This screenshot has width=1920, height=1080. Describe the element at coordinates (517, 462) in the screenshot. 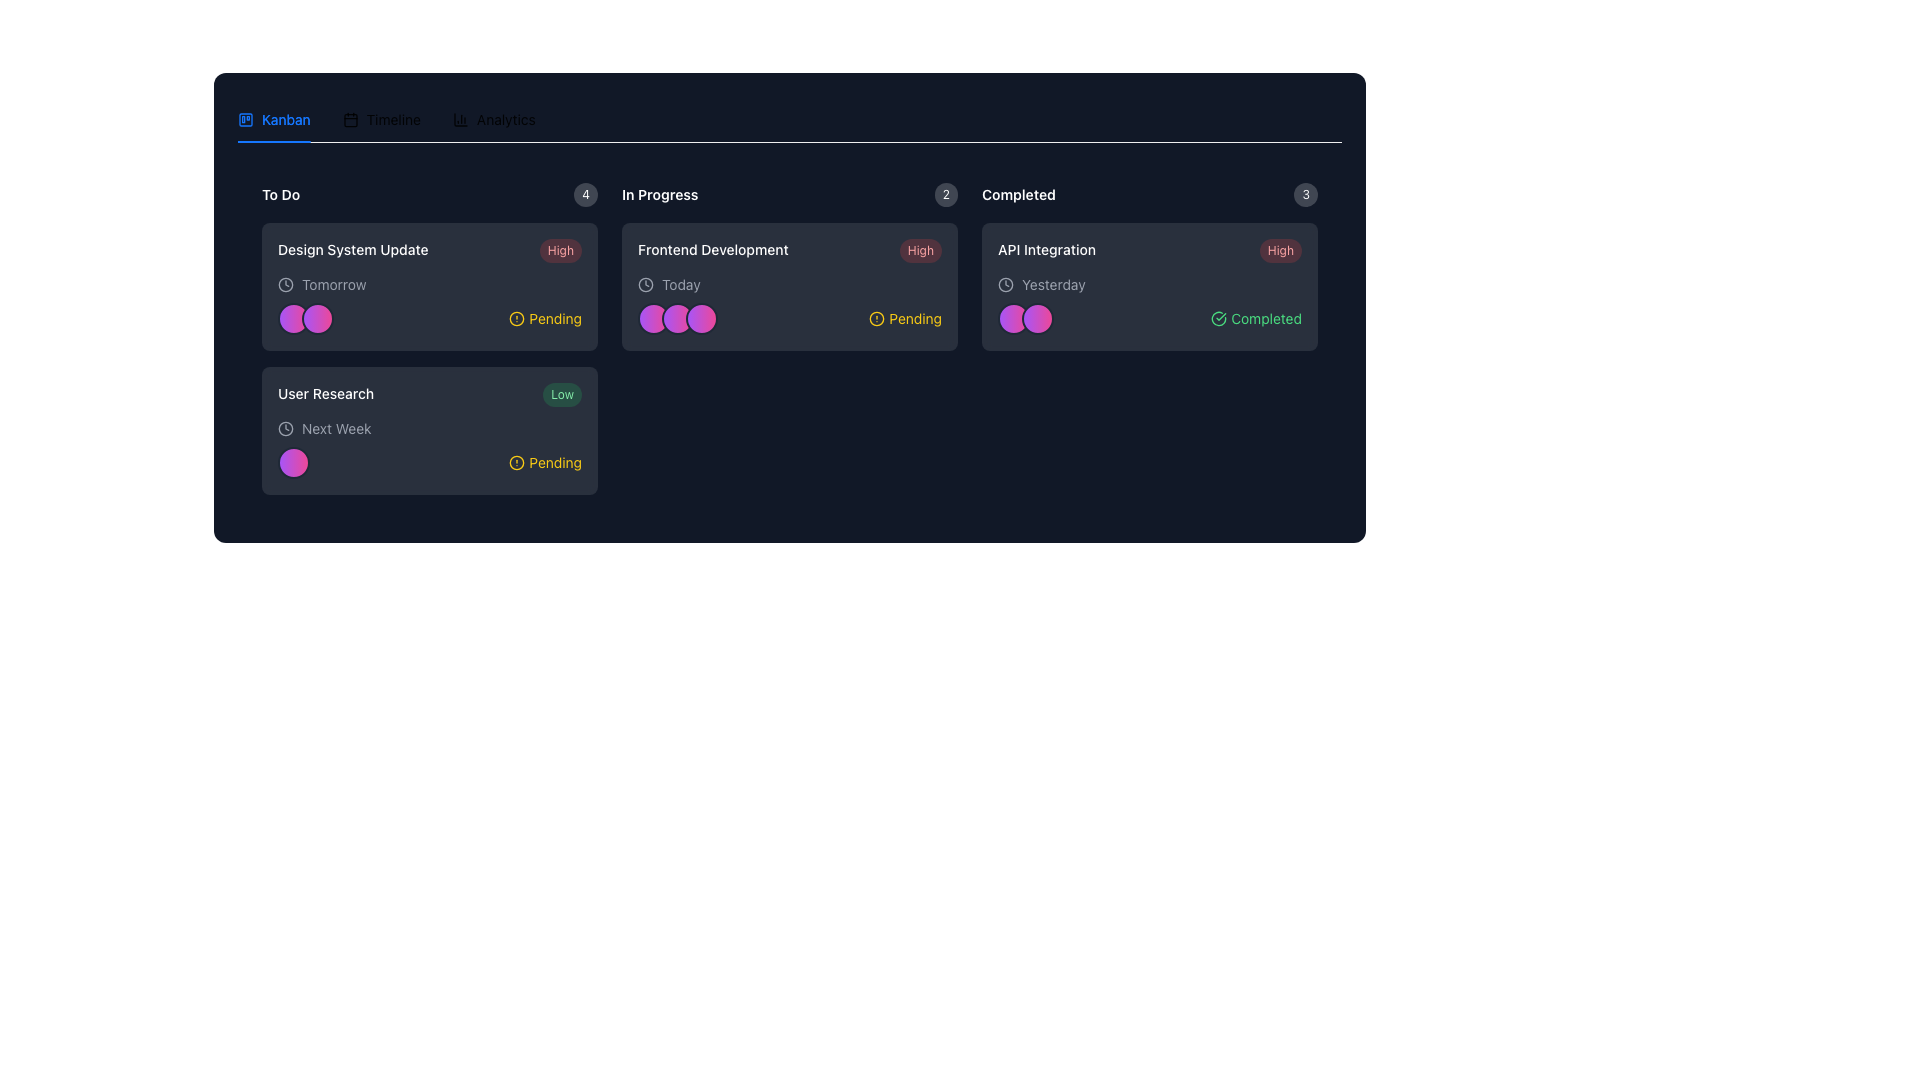

I see `the alert icon styled as a yellow circular outline with an exclamation mark, located in the bottom-right corner of the 'User Research' card under the 'To Do' column in the Kanban board` at that location.